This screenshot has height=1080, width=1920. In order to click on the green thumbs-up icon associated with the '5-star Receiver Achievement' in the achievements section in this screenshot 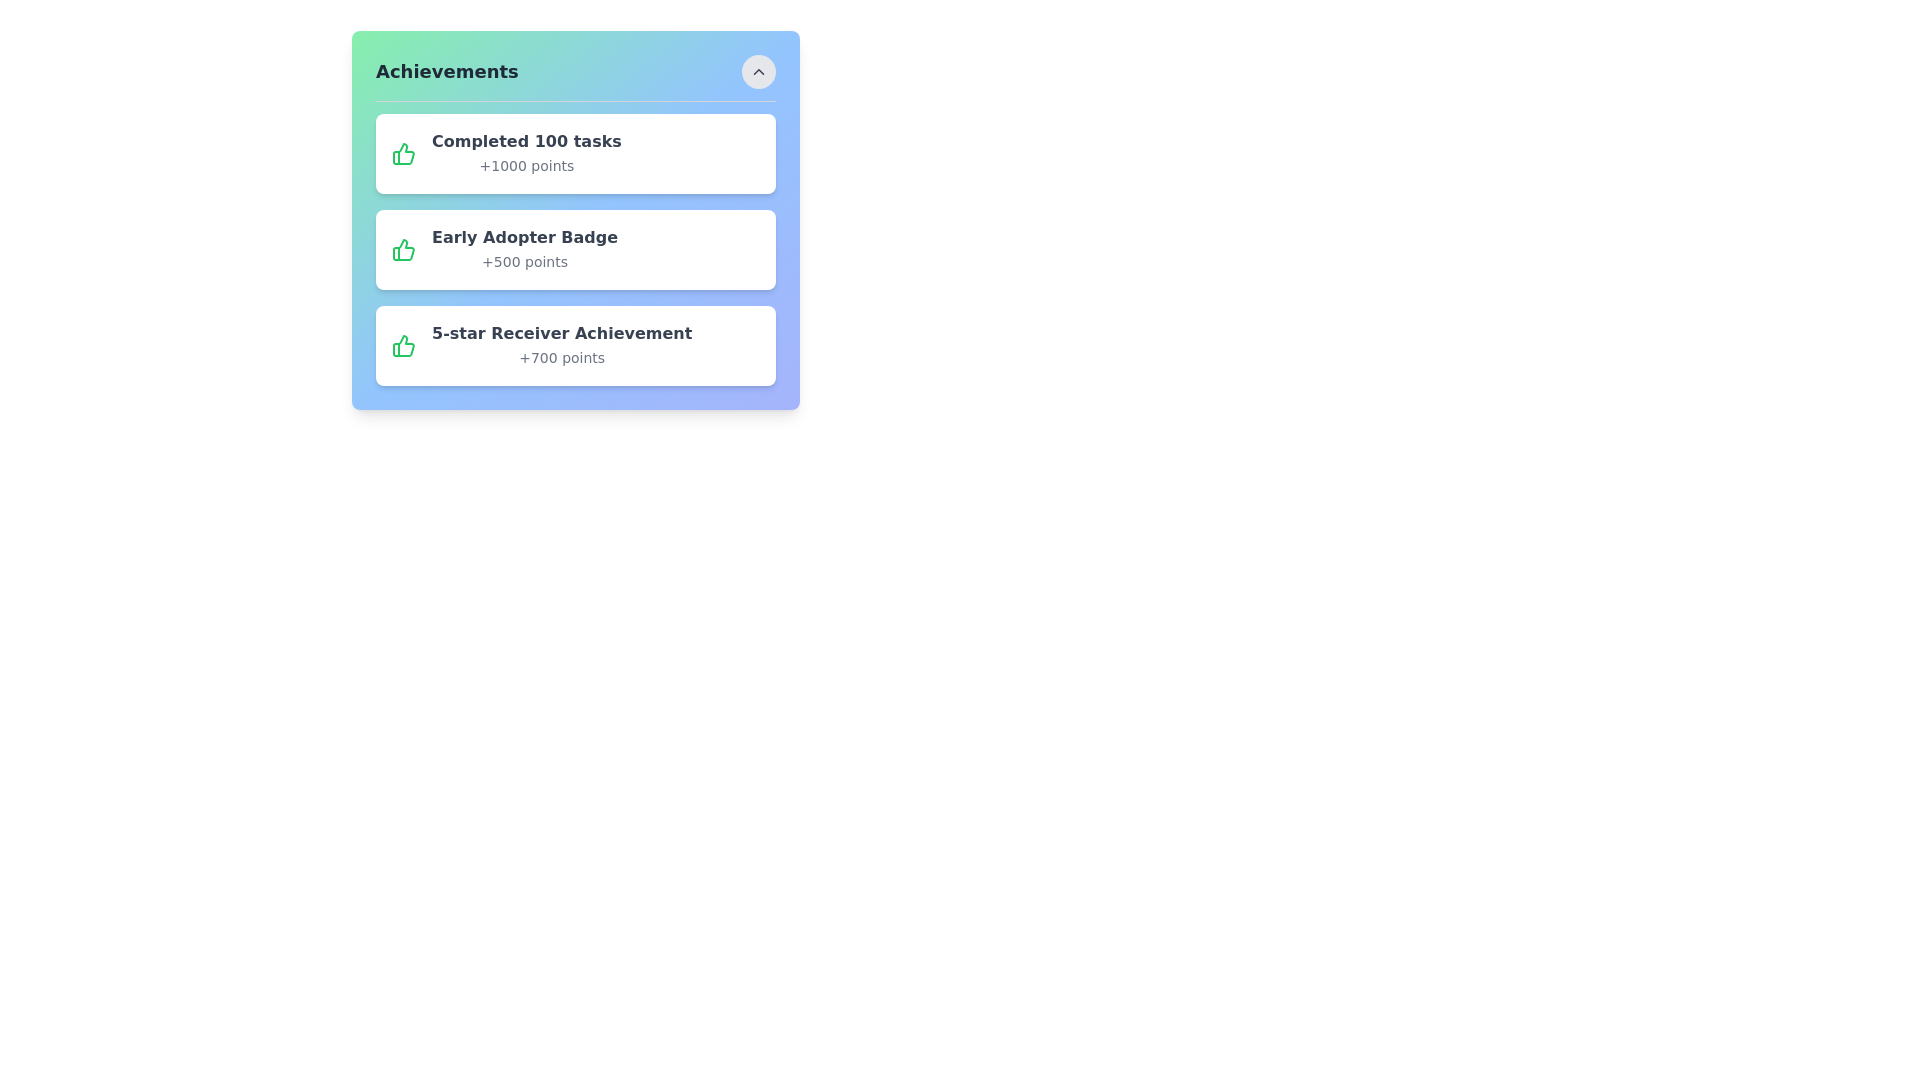, I will do `click(402, 345)`.